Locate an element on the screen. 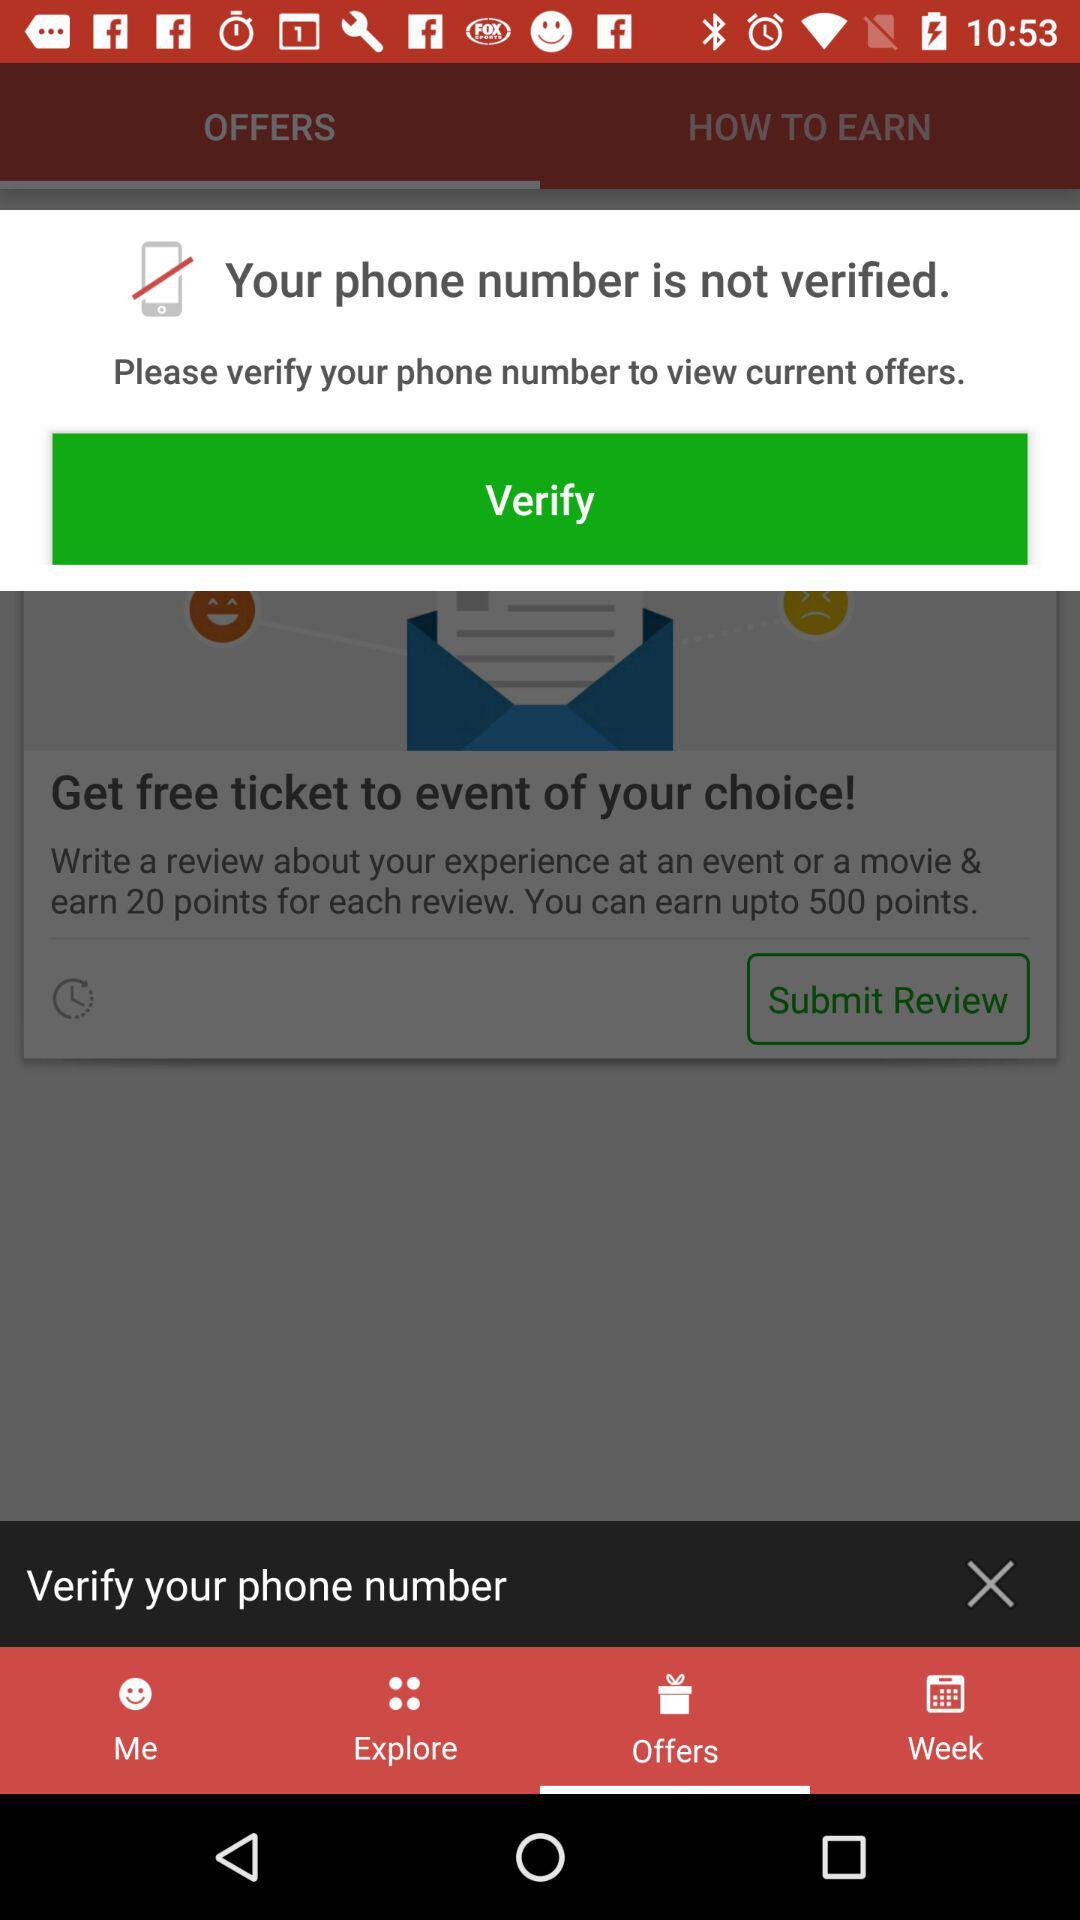  the close icon is located at coordinates (990, 1583).